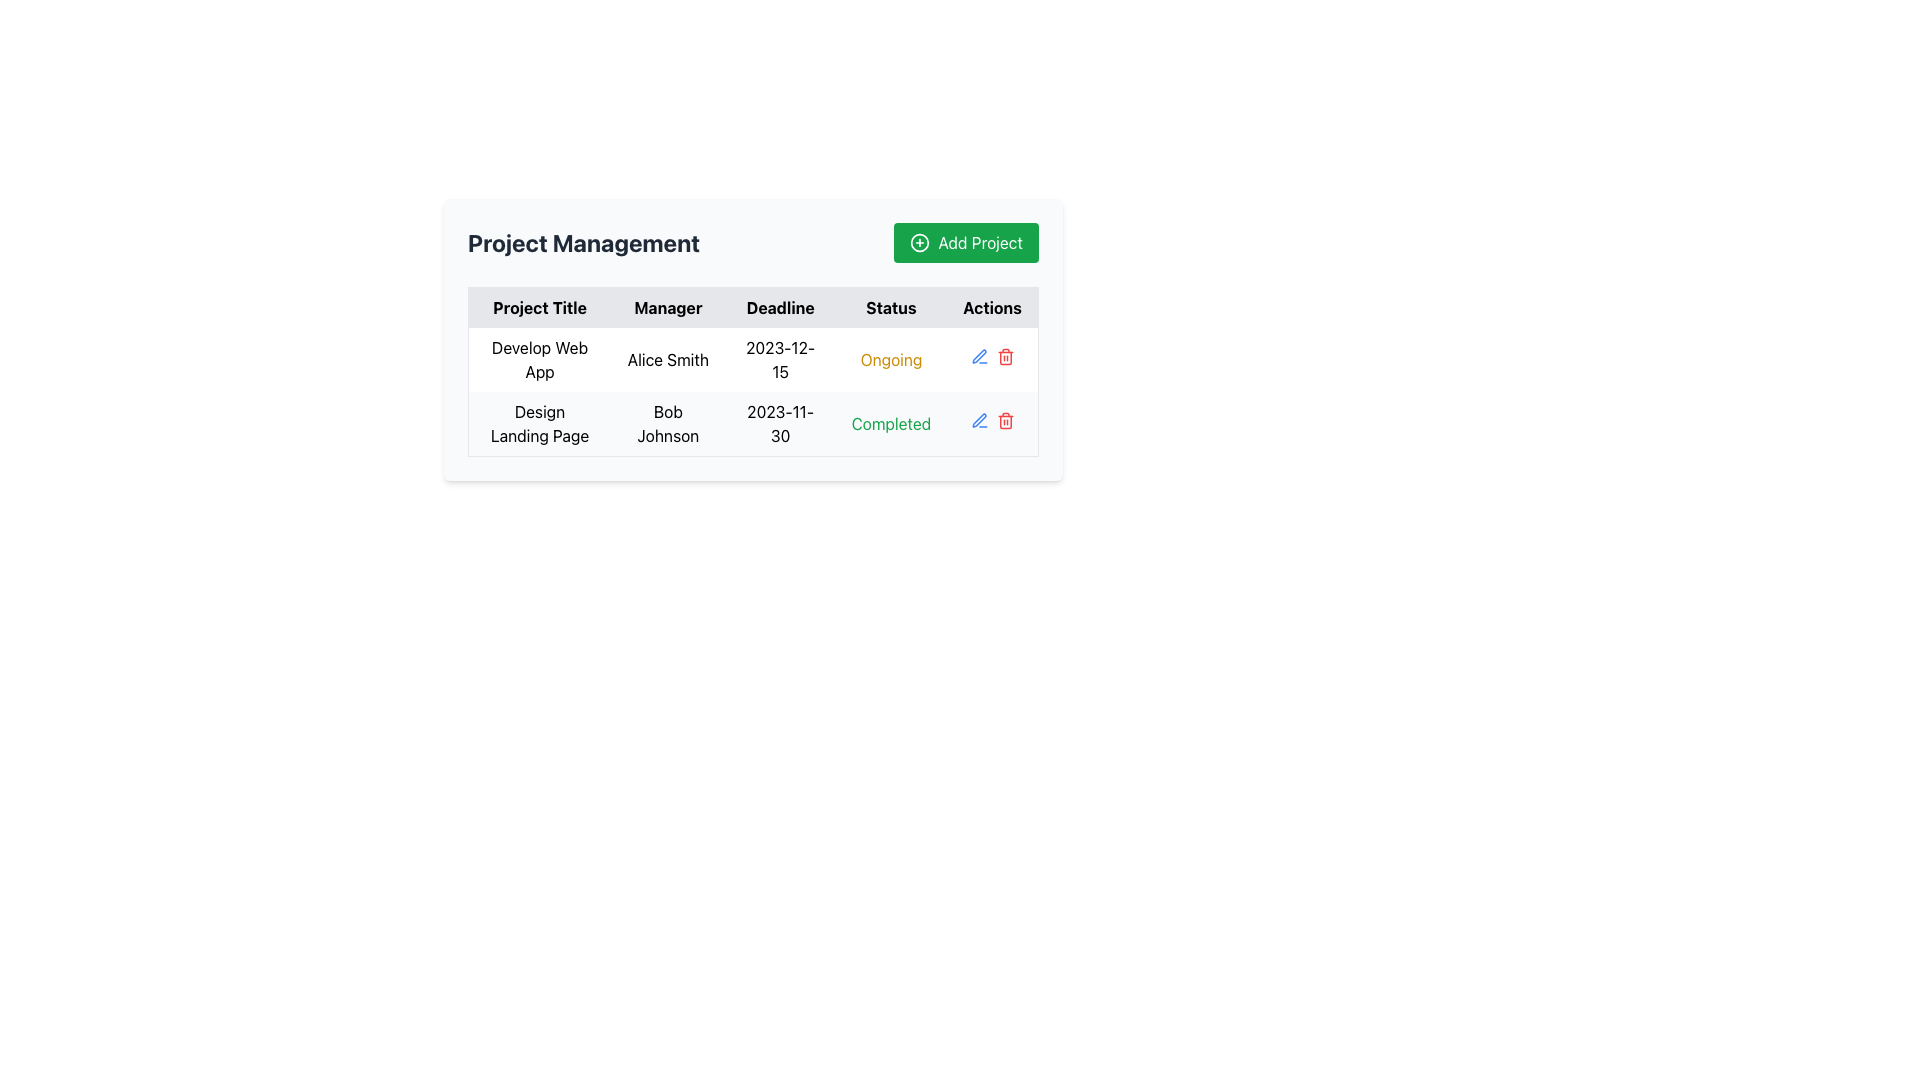  What do you see at coordinates (539, 307) in the screenshot?
I see `the 'Project Title' text label, which is the header for the corresponding column in the table, located in the upper-left region beneath the primary title 'Project Management.'` at bounding box center [539, 307].